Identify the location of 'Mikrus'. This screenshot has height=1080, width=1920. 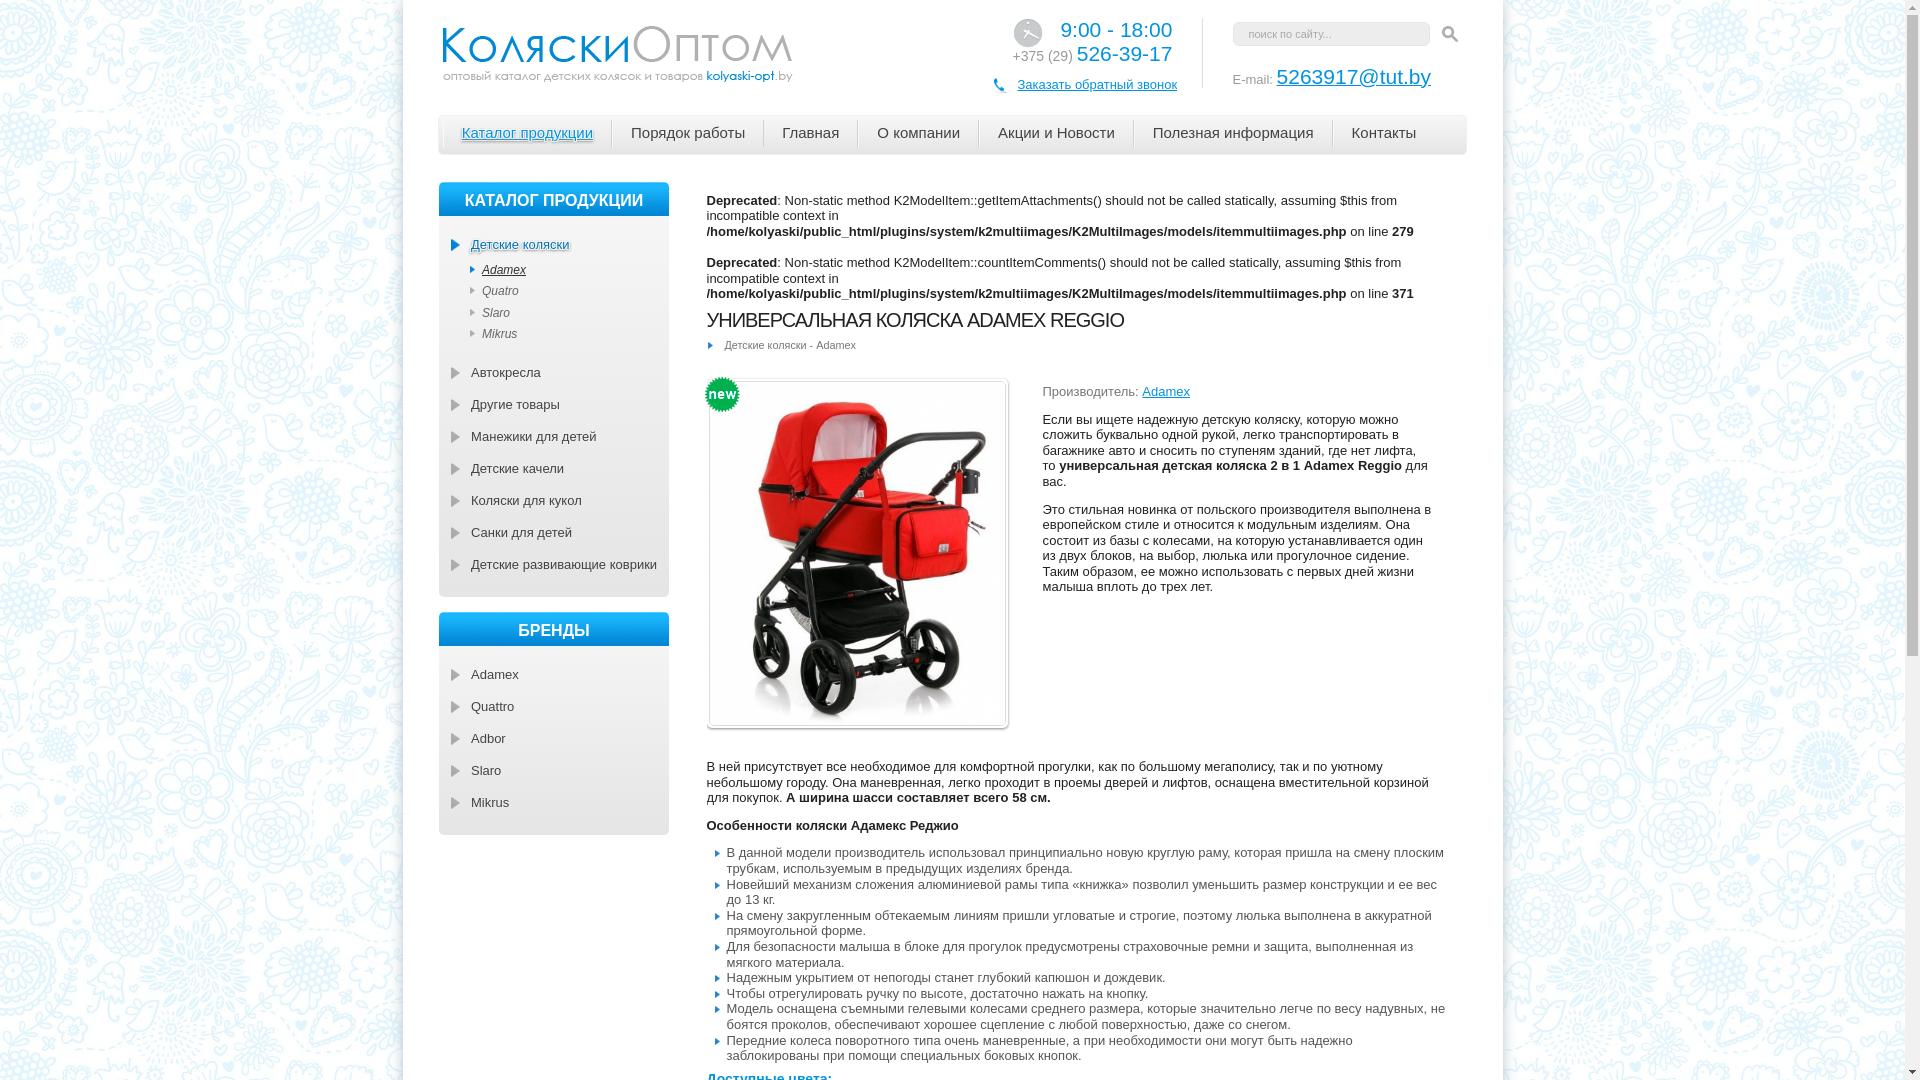
(571, 333).